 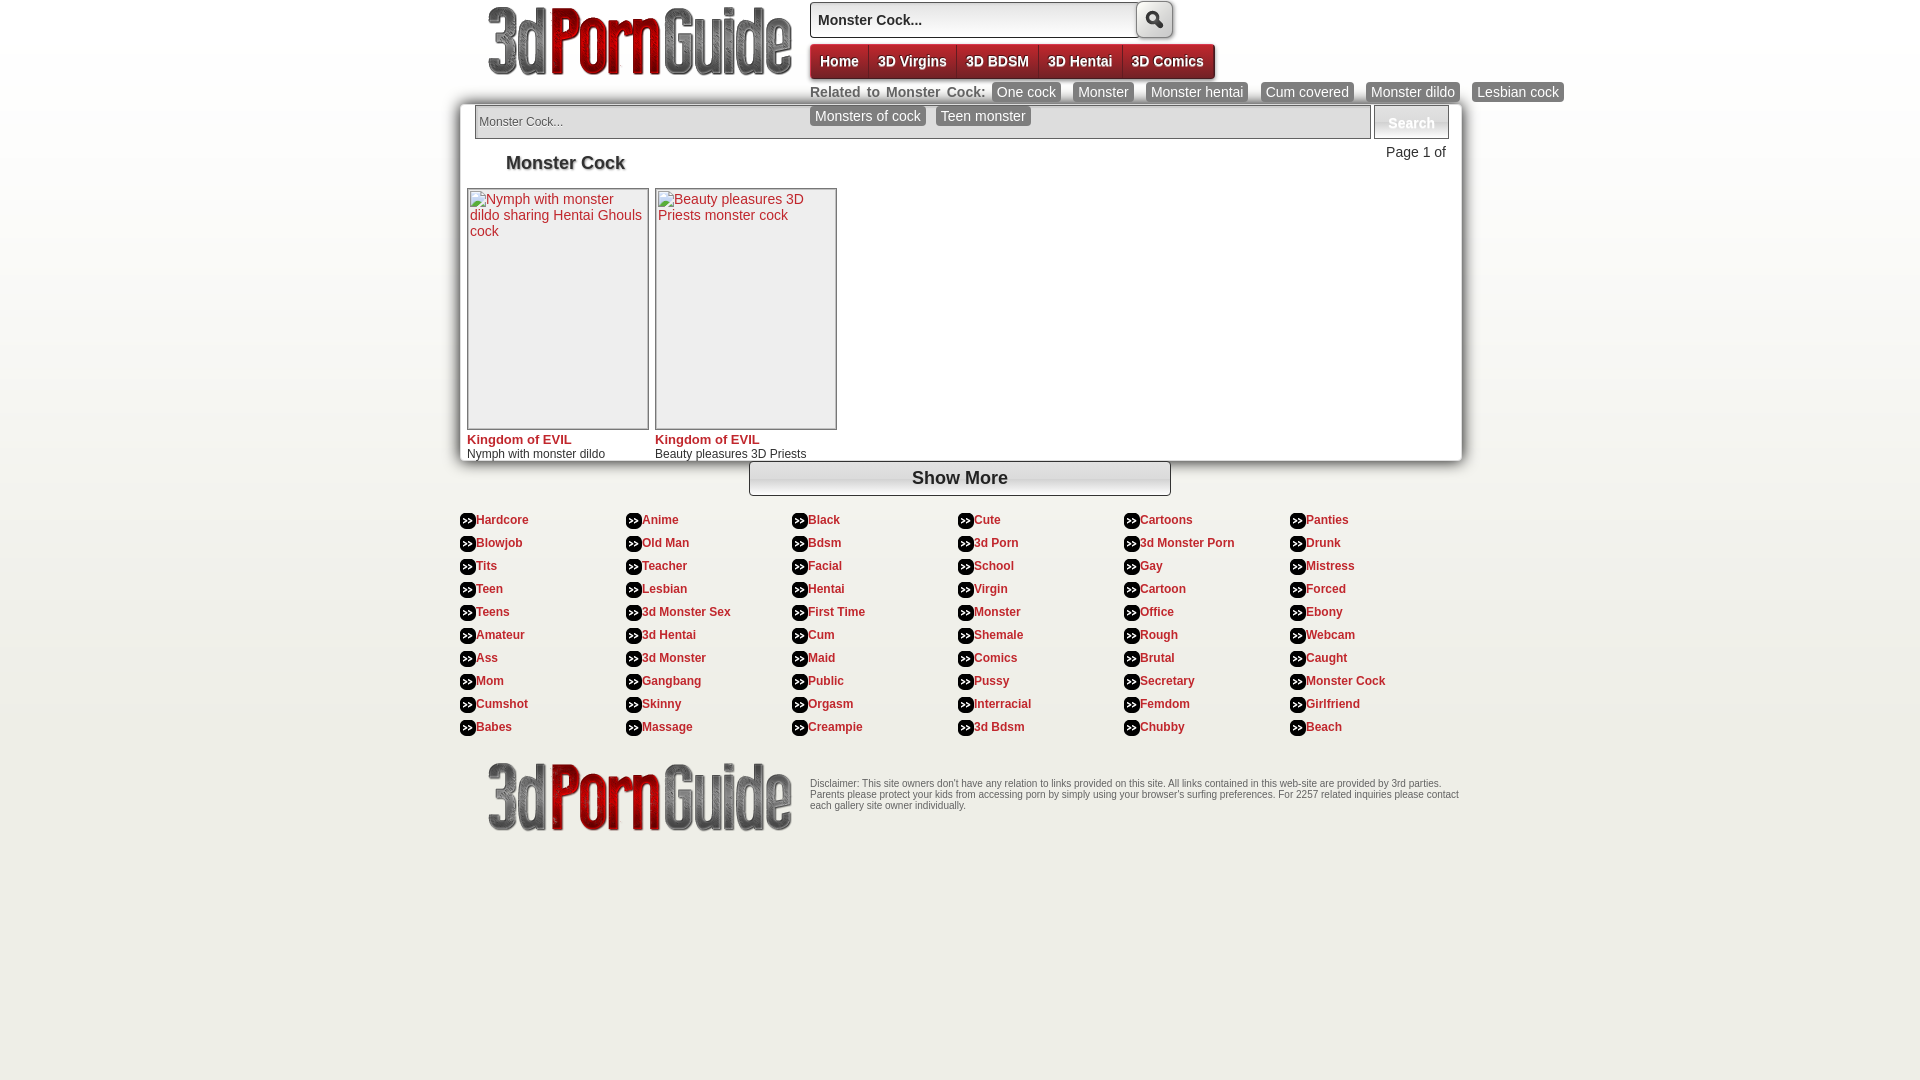 What do you see at coordinates (642, 658) in the screenshot?
I see `'3d Monster'` at bounding box center [642, 658].